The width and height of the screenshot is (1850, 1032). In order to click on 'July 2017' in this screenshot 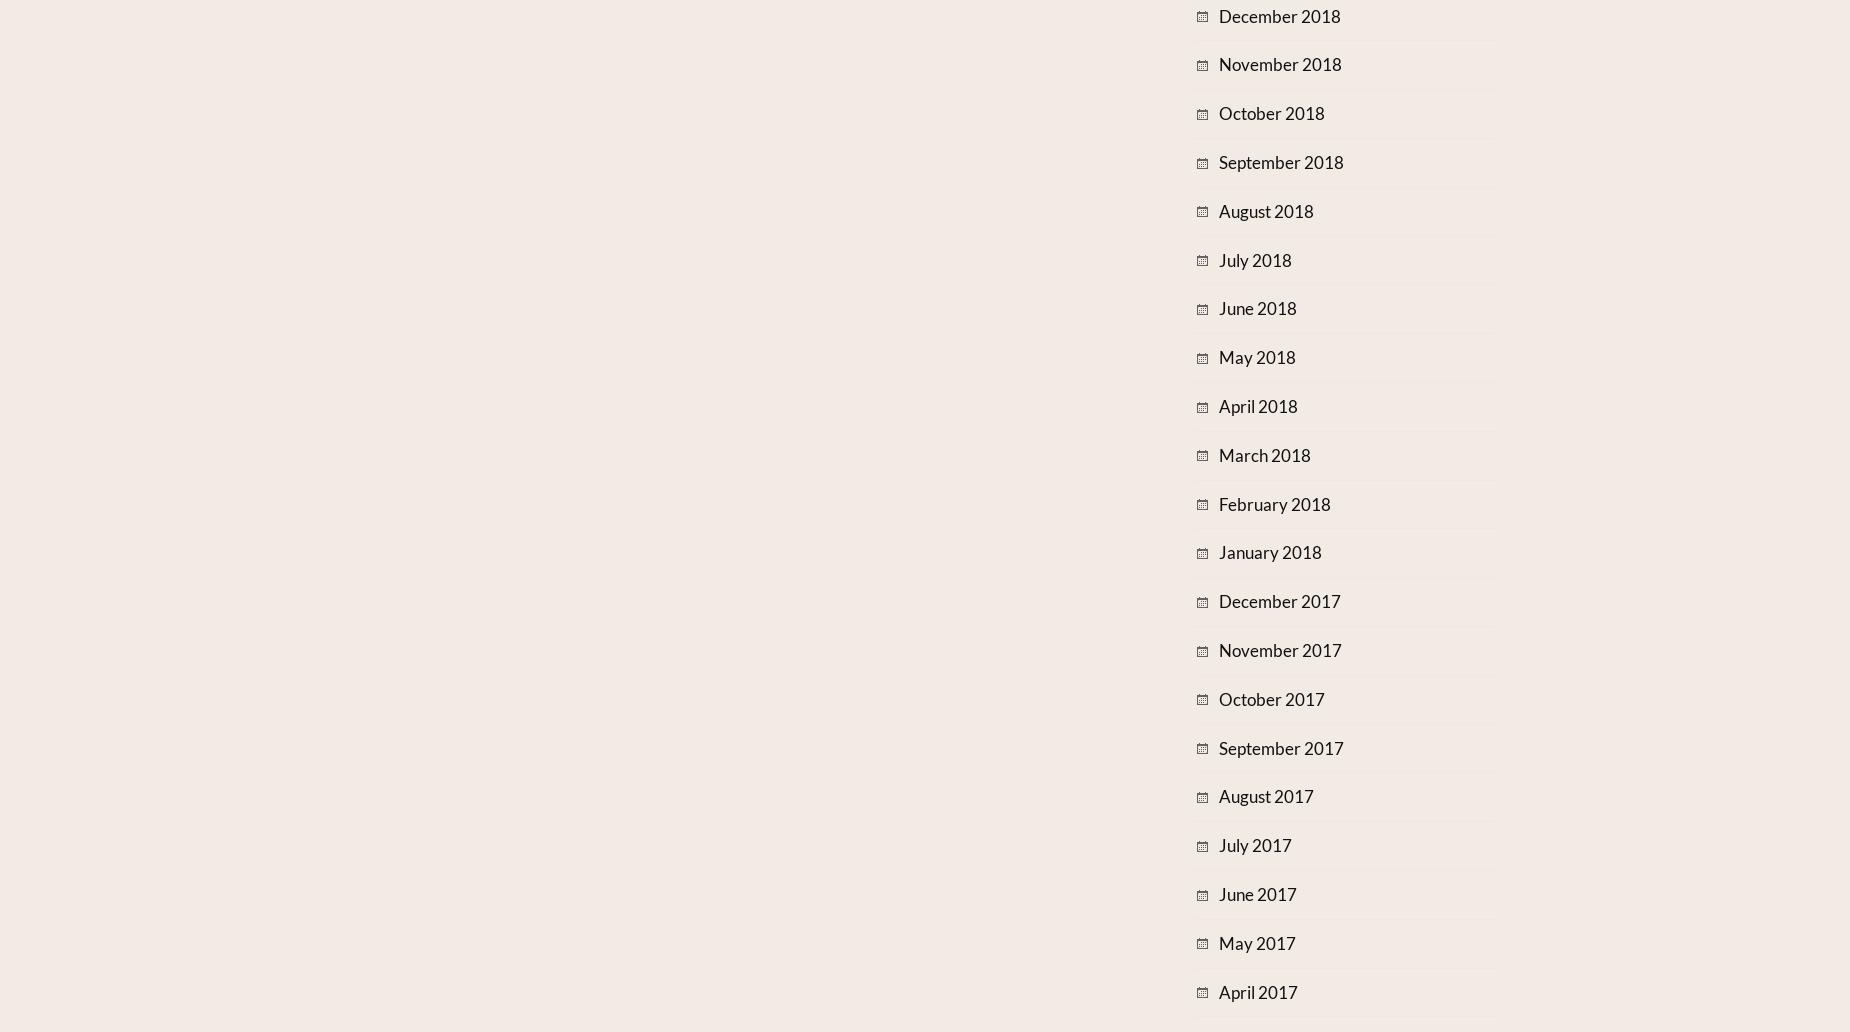, I will do `click(1217, 845)`.